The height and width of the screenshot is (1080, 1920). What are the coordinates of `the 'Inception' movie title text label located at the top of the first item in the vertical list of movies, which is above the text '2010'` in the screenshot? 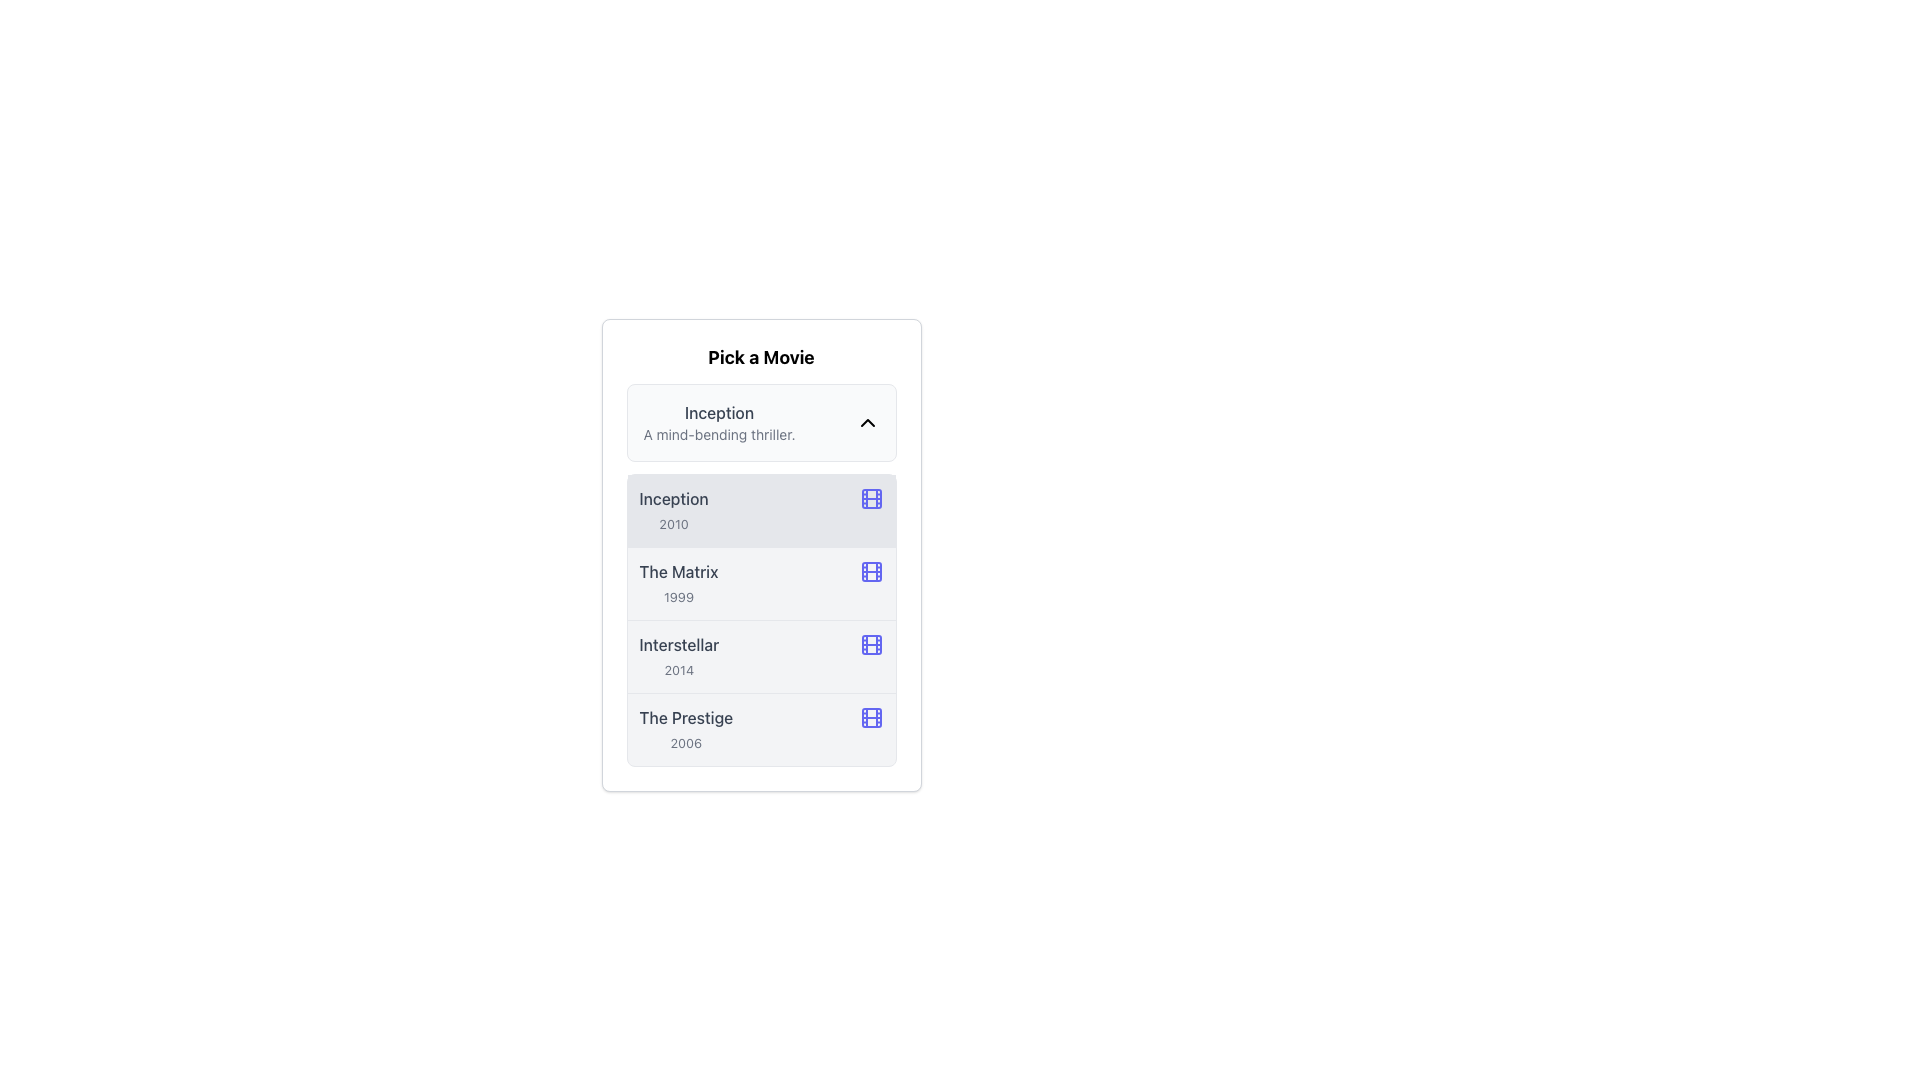 It's located at (674, 497).